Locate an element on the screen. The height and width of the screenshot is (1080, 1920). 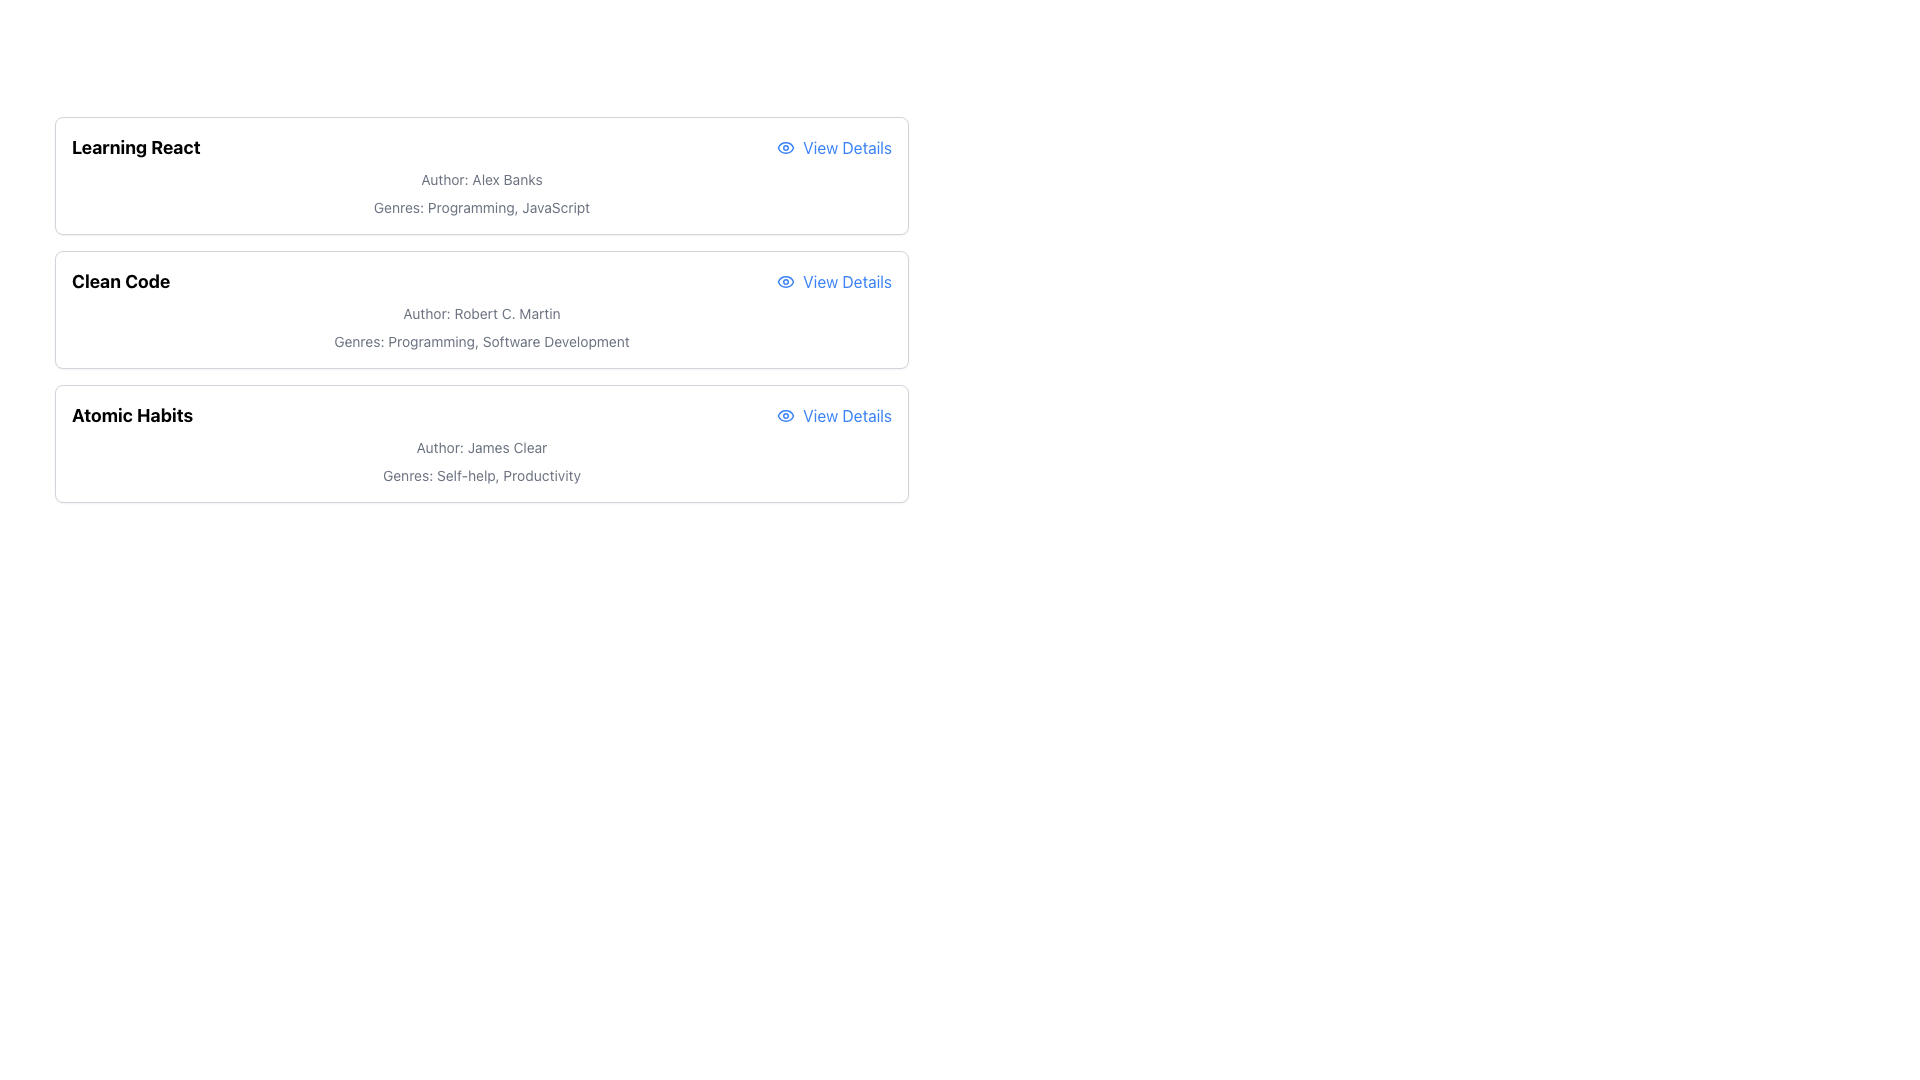
the author name text element in the book card for 'Atomic Habits', which is located below the book title and above the genres is located at coordinates (481, 446).